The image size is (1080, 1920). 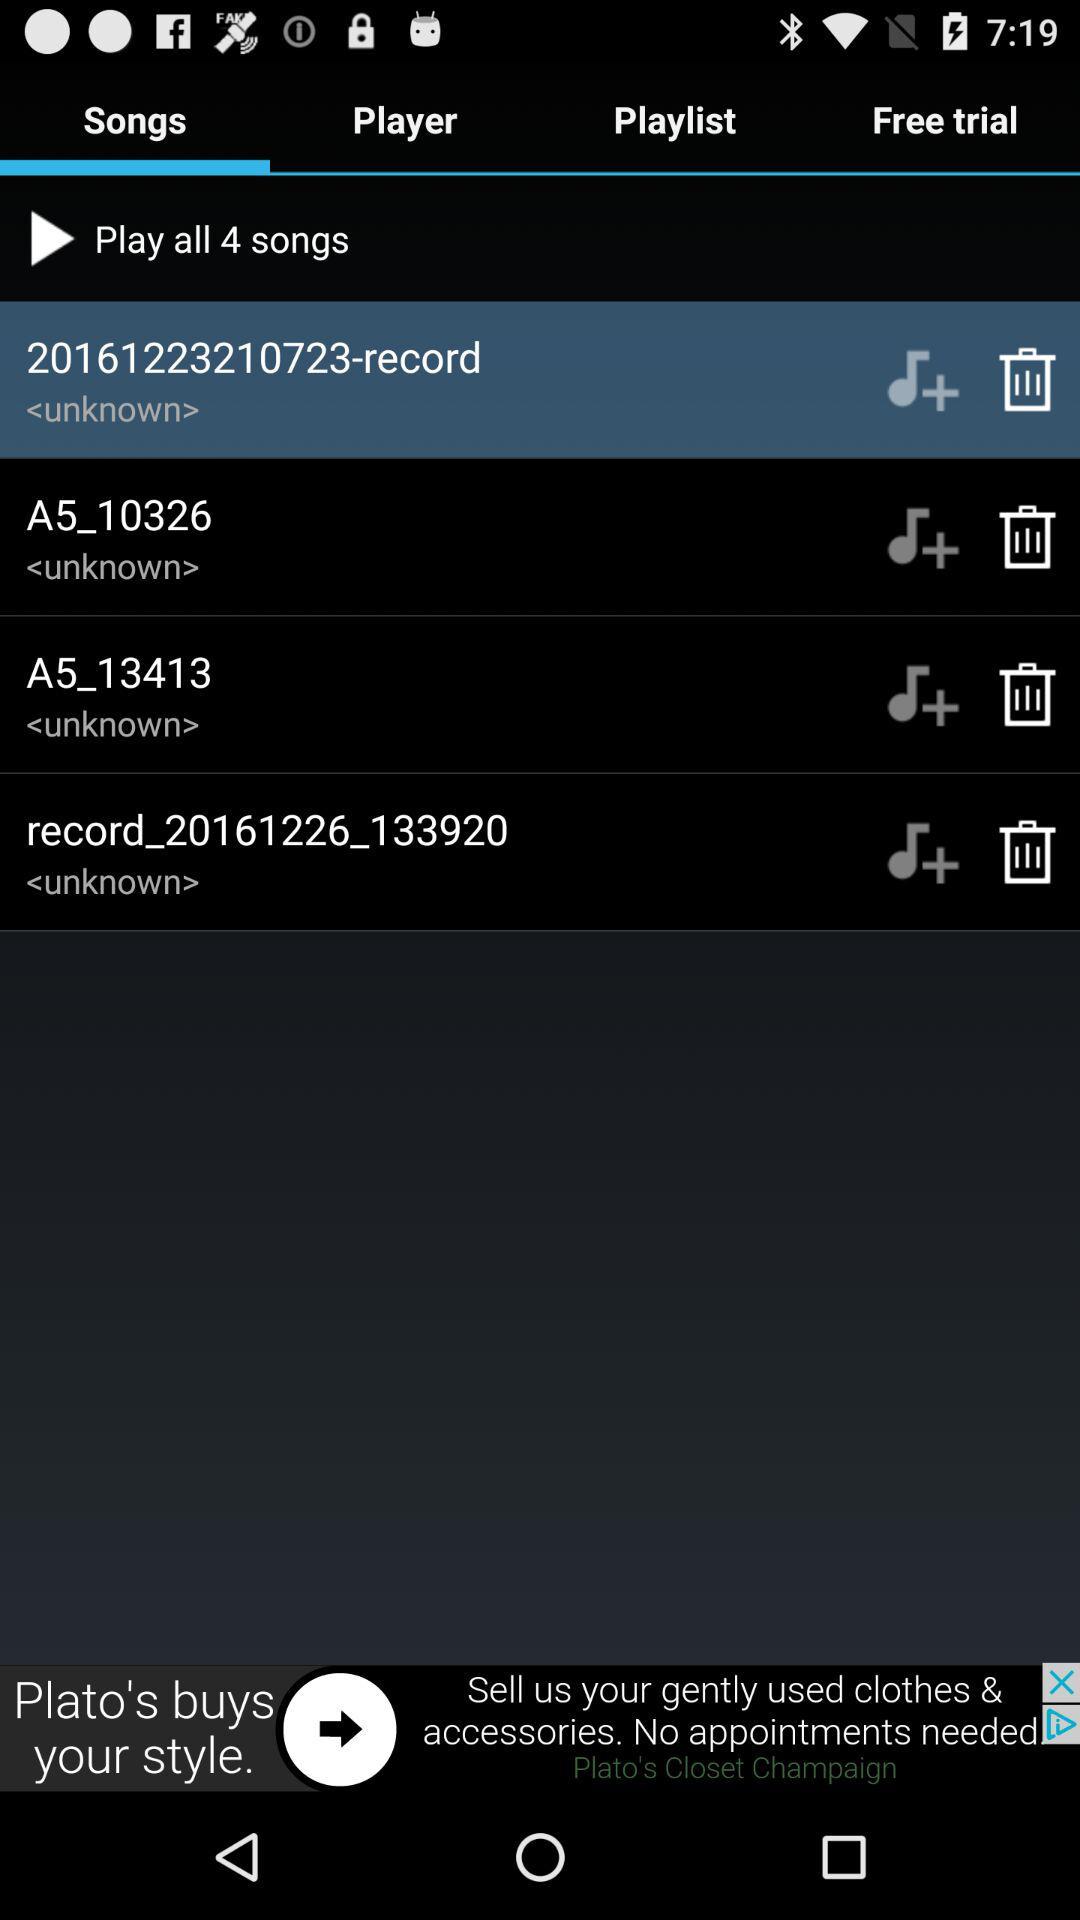 What do you see at coordinates (1017, 537) in the screenshot?
I see `delete option` at bounding box center [1017, 537].